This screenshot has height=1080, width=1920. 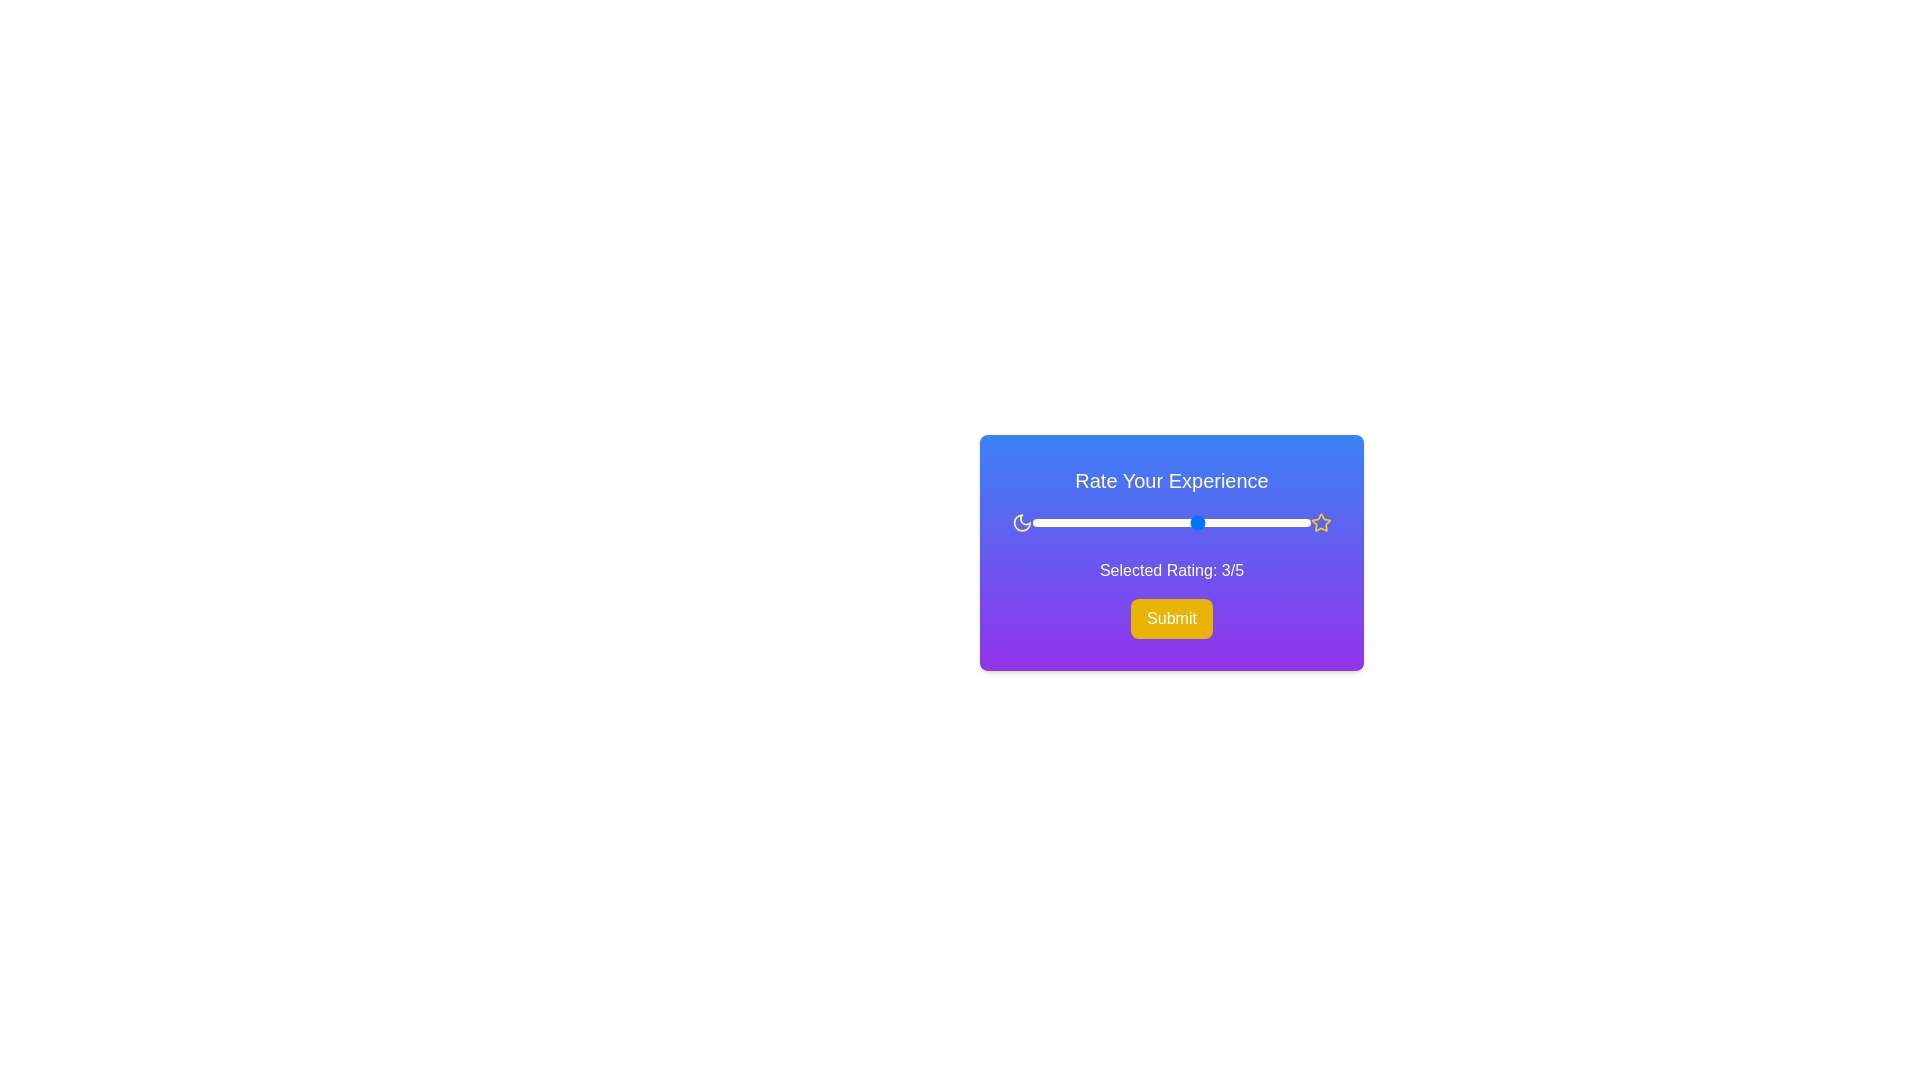 I want to click on the rating slider to 3 (0-5), so click(x=1199, y=522).